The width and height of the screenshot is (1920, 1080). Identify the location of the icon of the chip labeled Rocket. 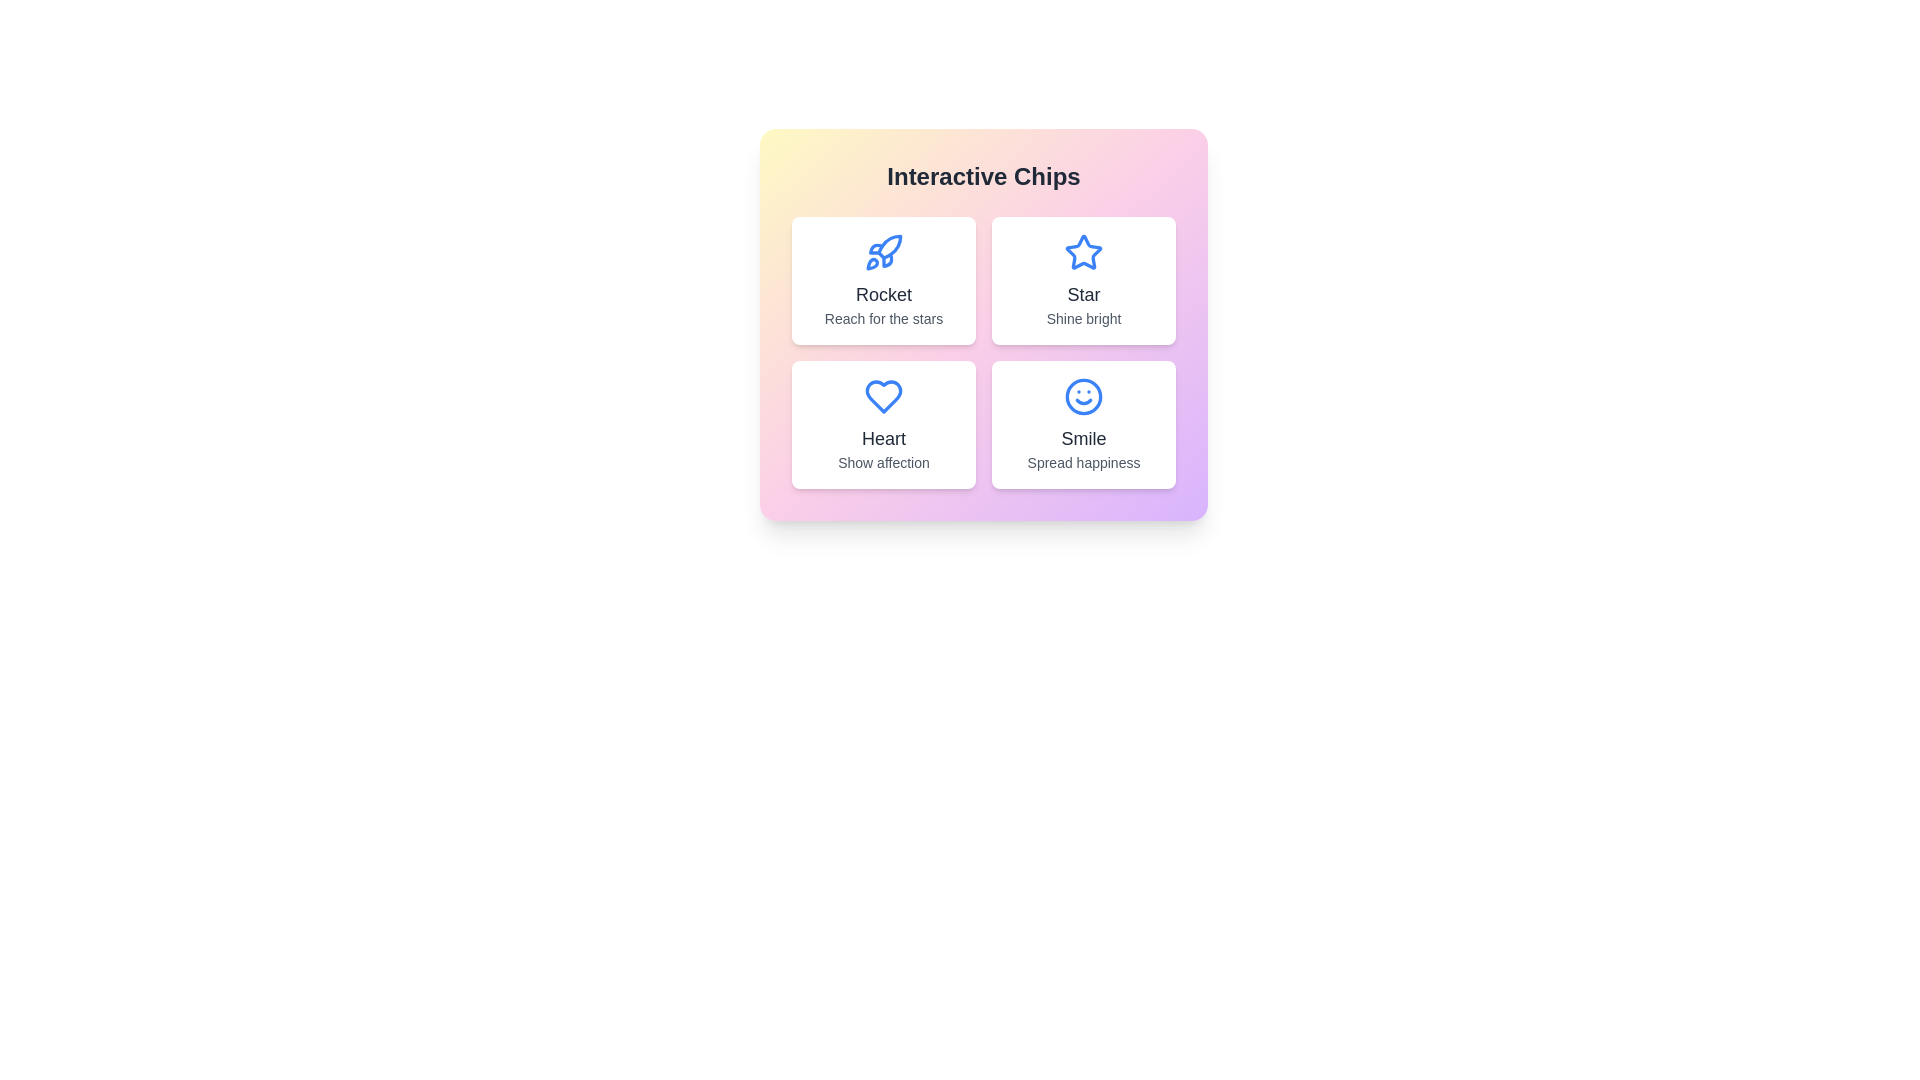
(882, 252).